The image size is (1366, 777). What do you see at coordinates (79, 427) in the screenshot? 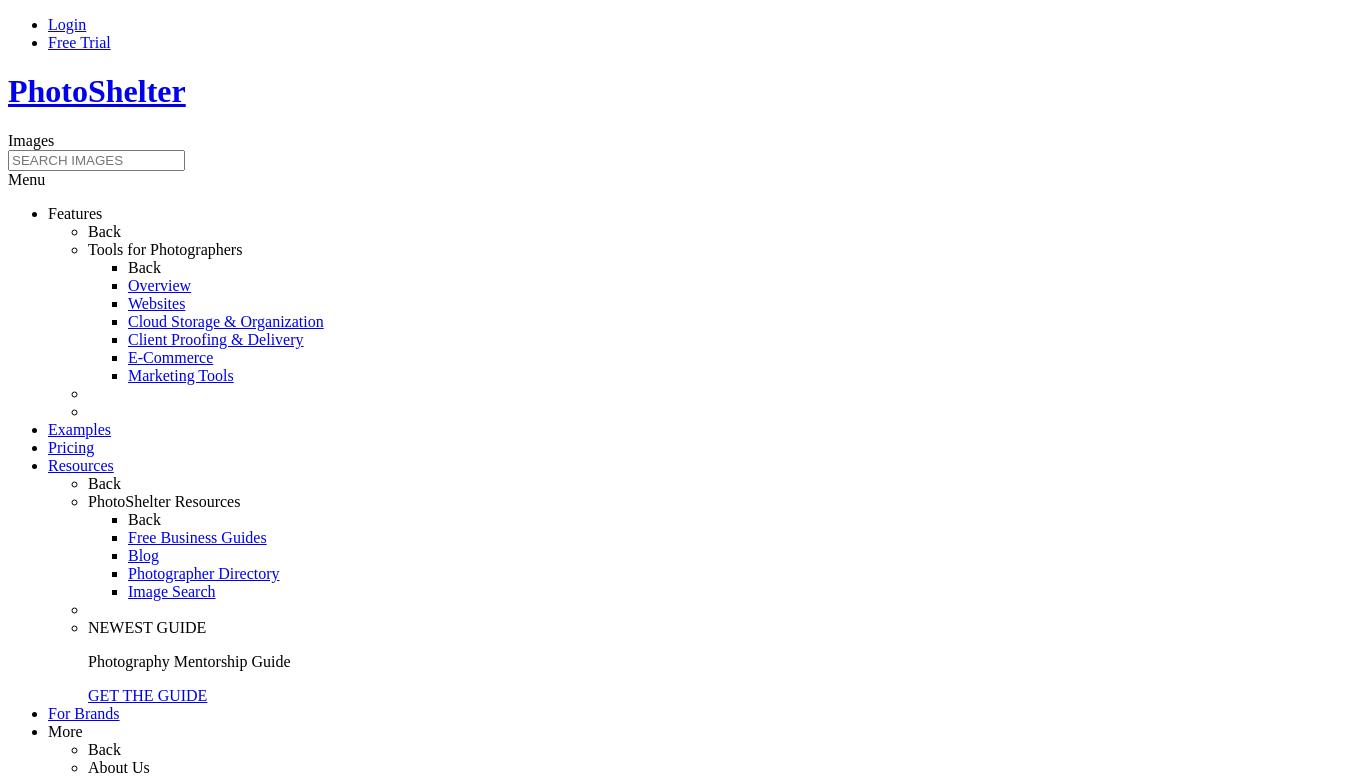
I see `'Examples'` at bounding box center [79, 427].